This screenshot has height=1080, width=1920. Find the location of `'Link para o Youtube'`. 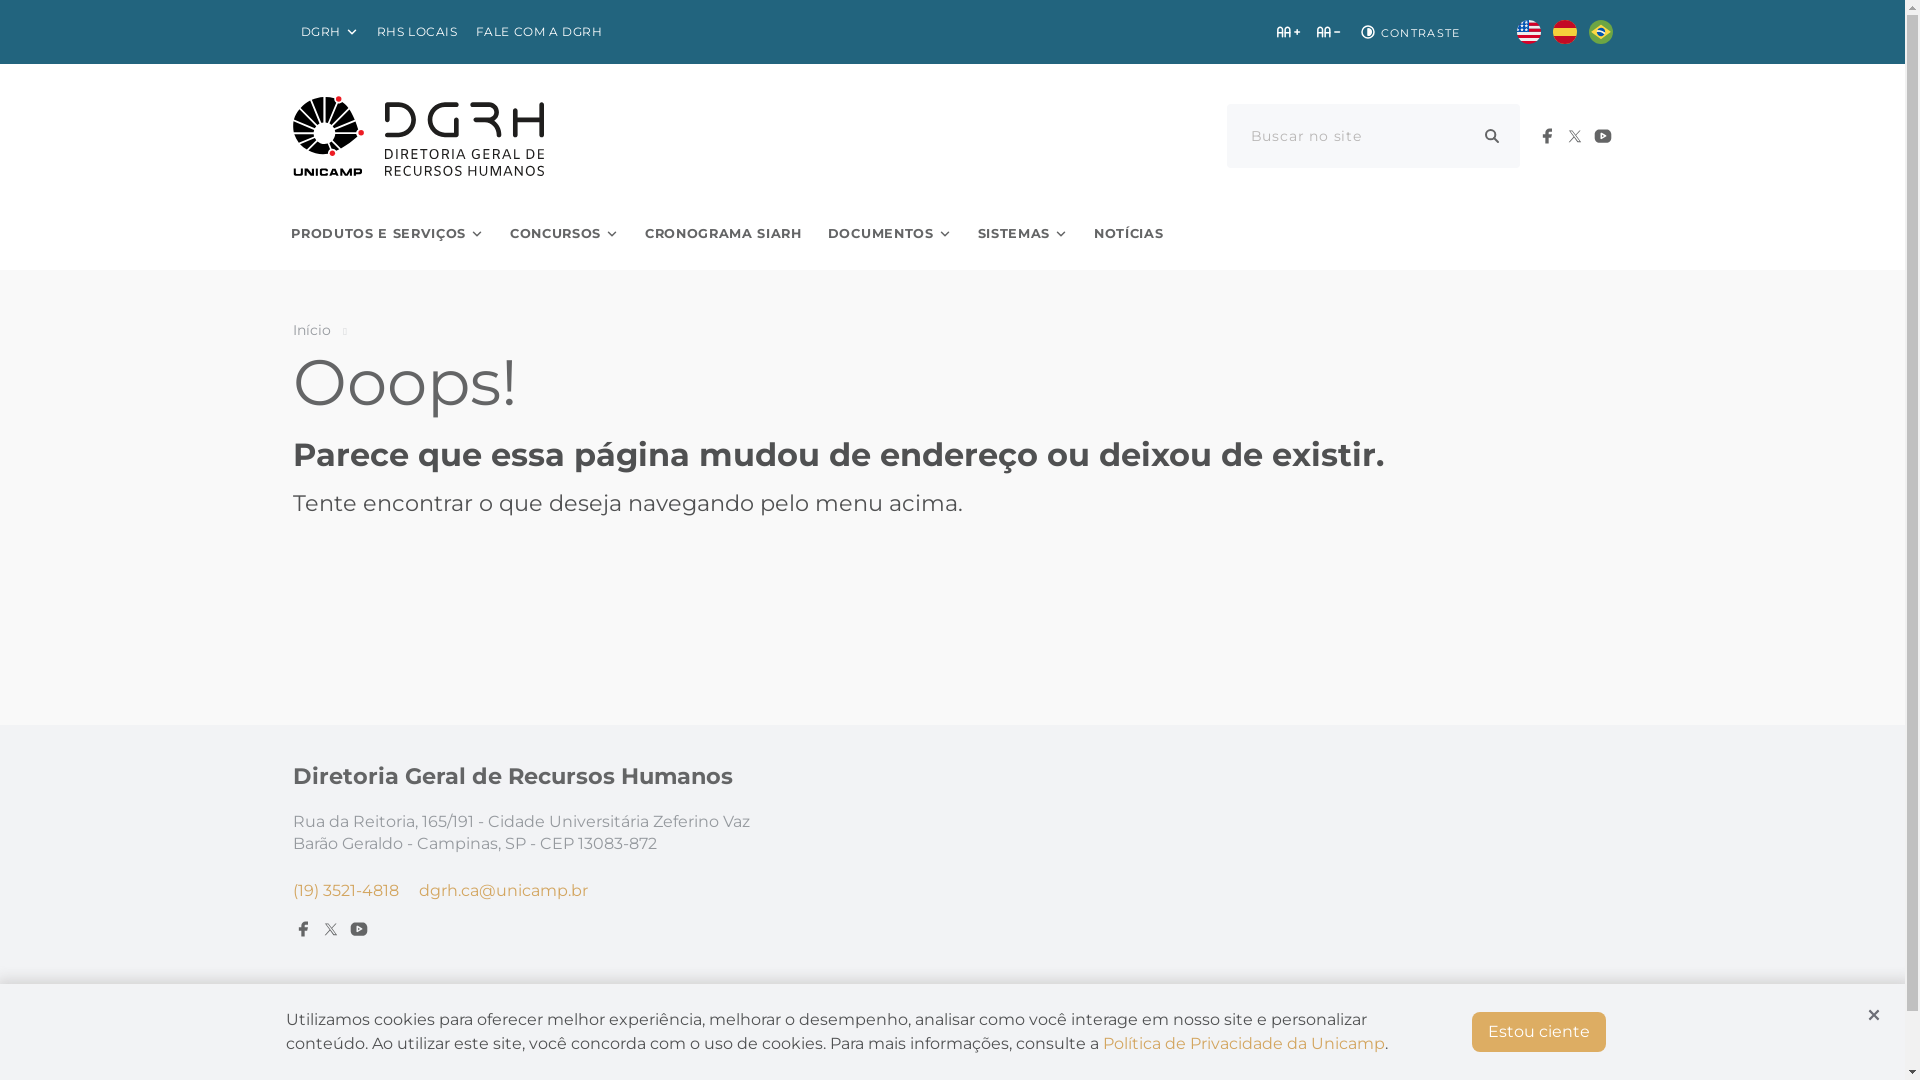

'Link para o Youtube' is located at coordinates (358, 929).